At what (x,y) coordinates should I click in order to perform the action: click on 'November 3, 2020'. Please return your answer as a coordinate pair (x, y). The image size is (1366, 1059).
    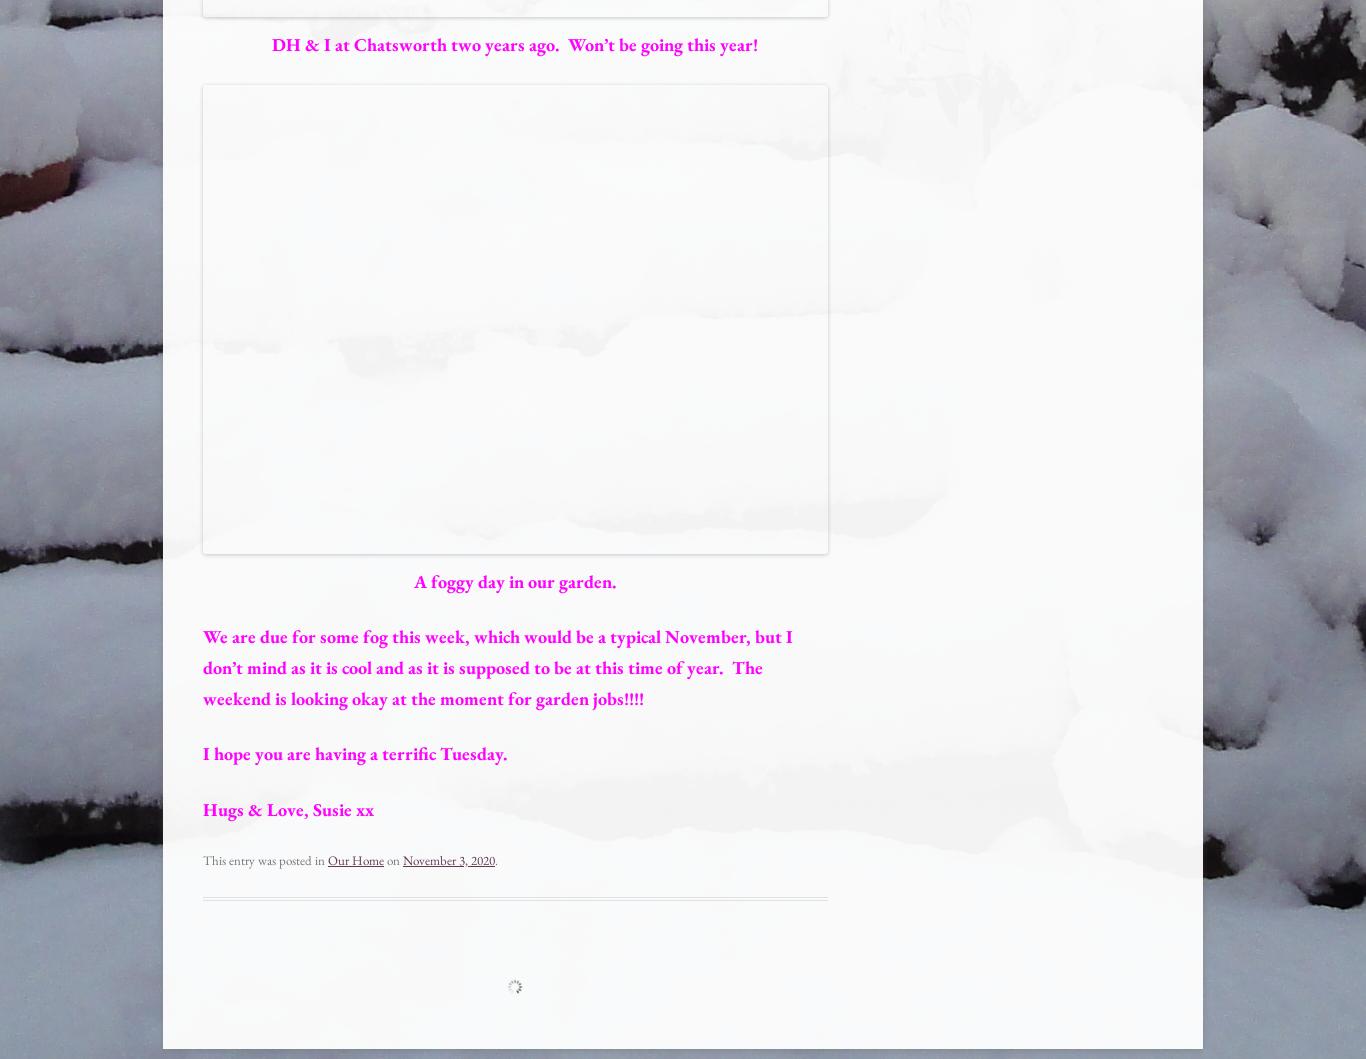
    Looking at the image, I should click on (448, 859).